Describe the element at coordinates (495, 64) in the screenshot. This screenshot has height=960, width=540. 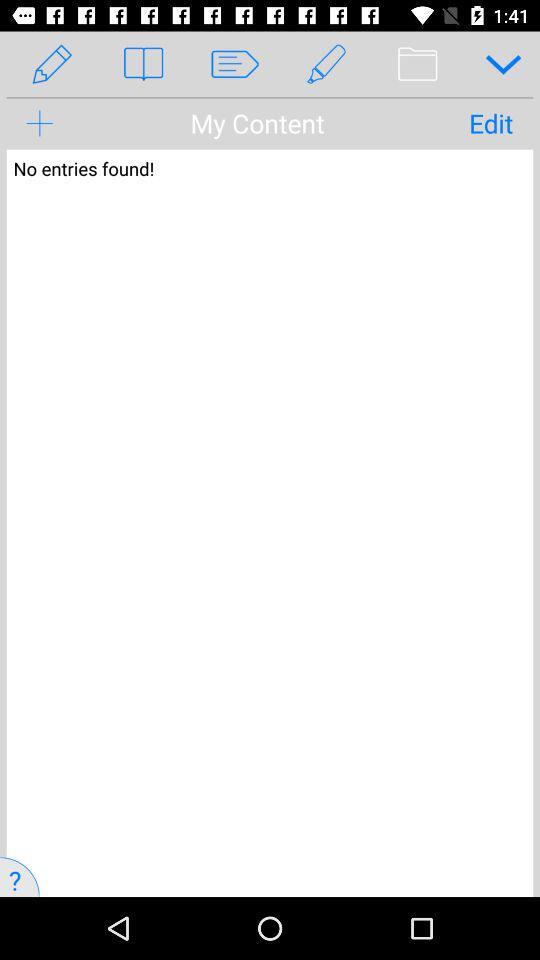
I see `the expand_more icon` at that location.